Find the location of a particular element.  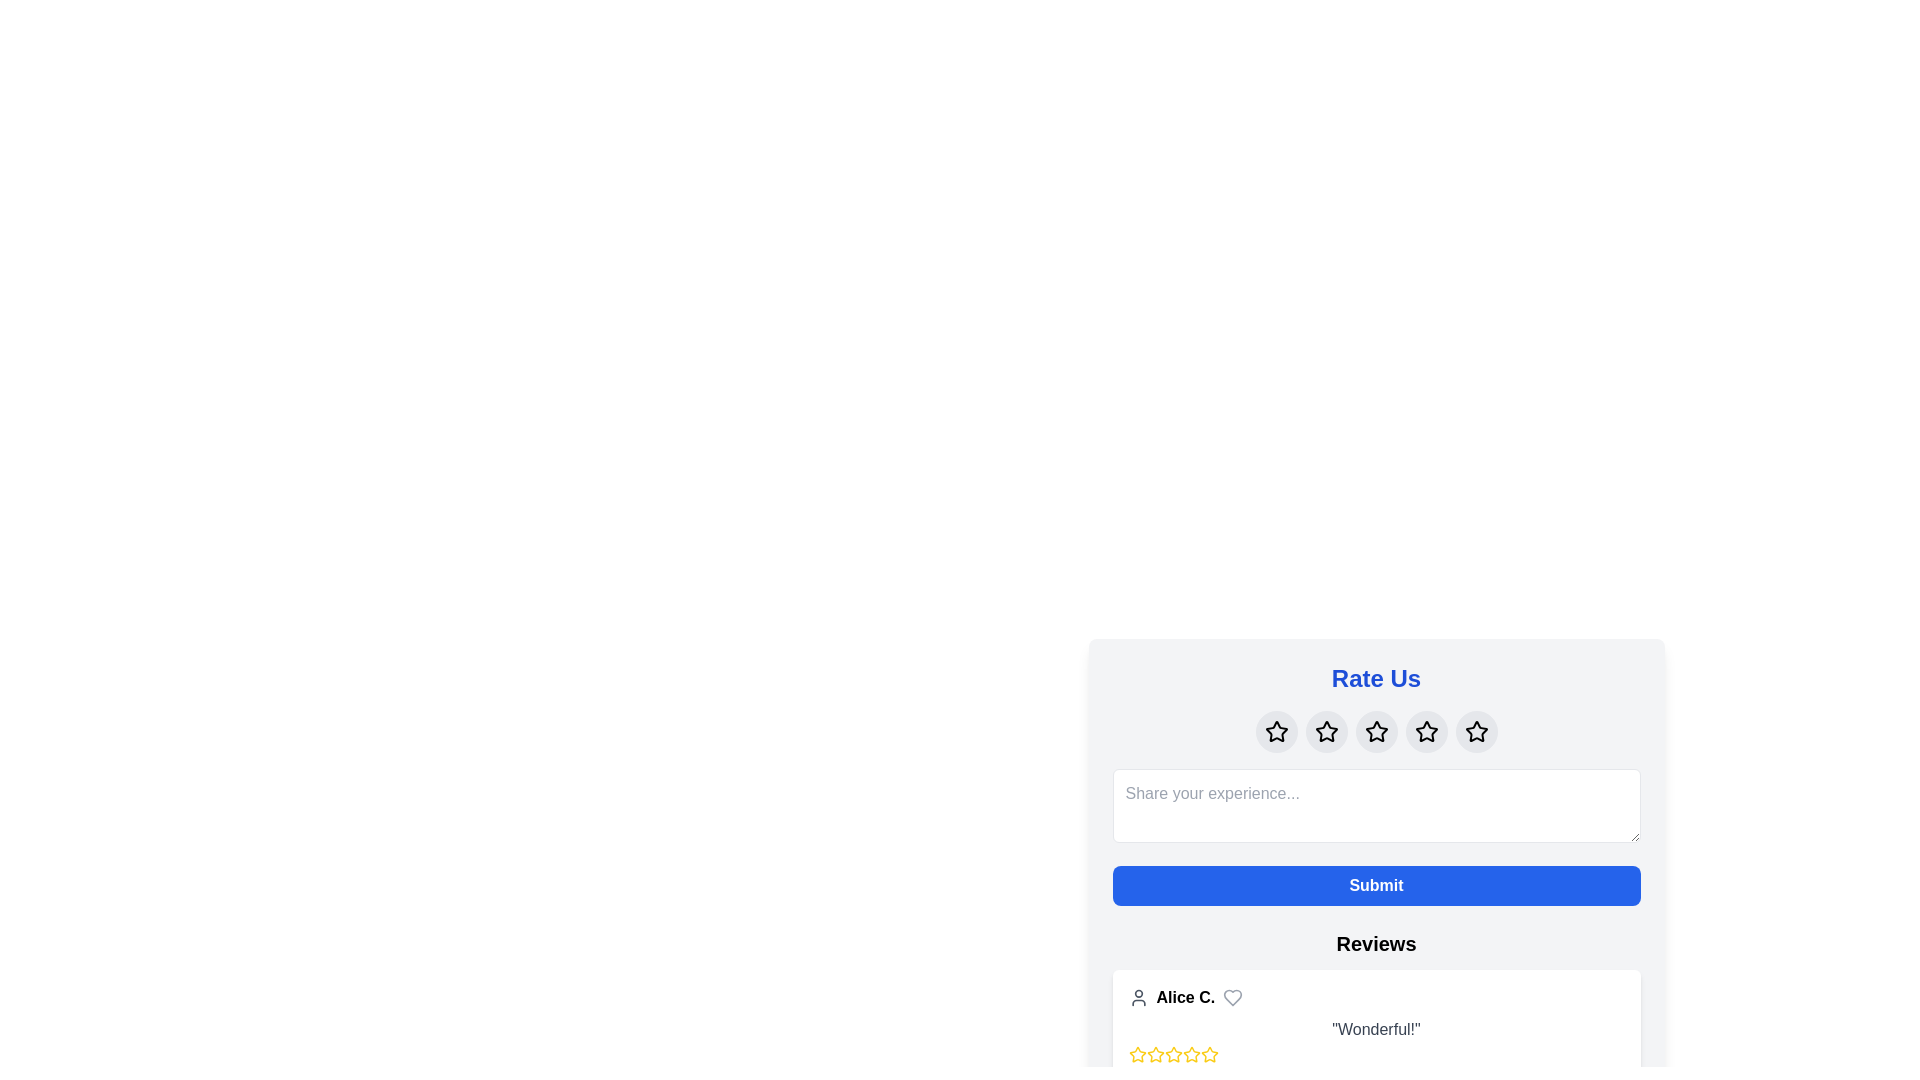

the username 'Alice C.' in the User Profile Display is located at coordinates (1375, 998).